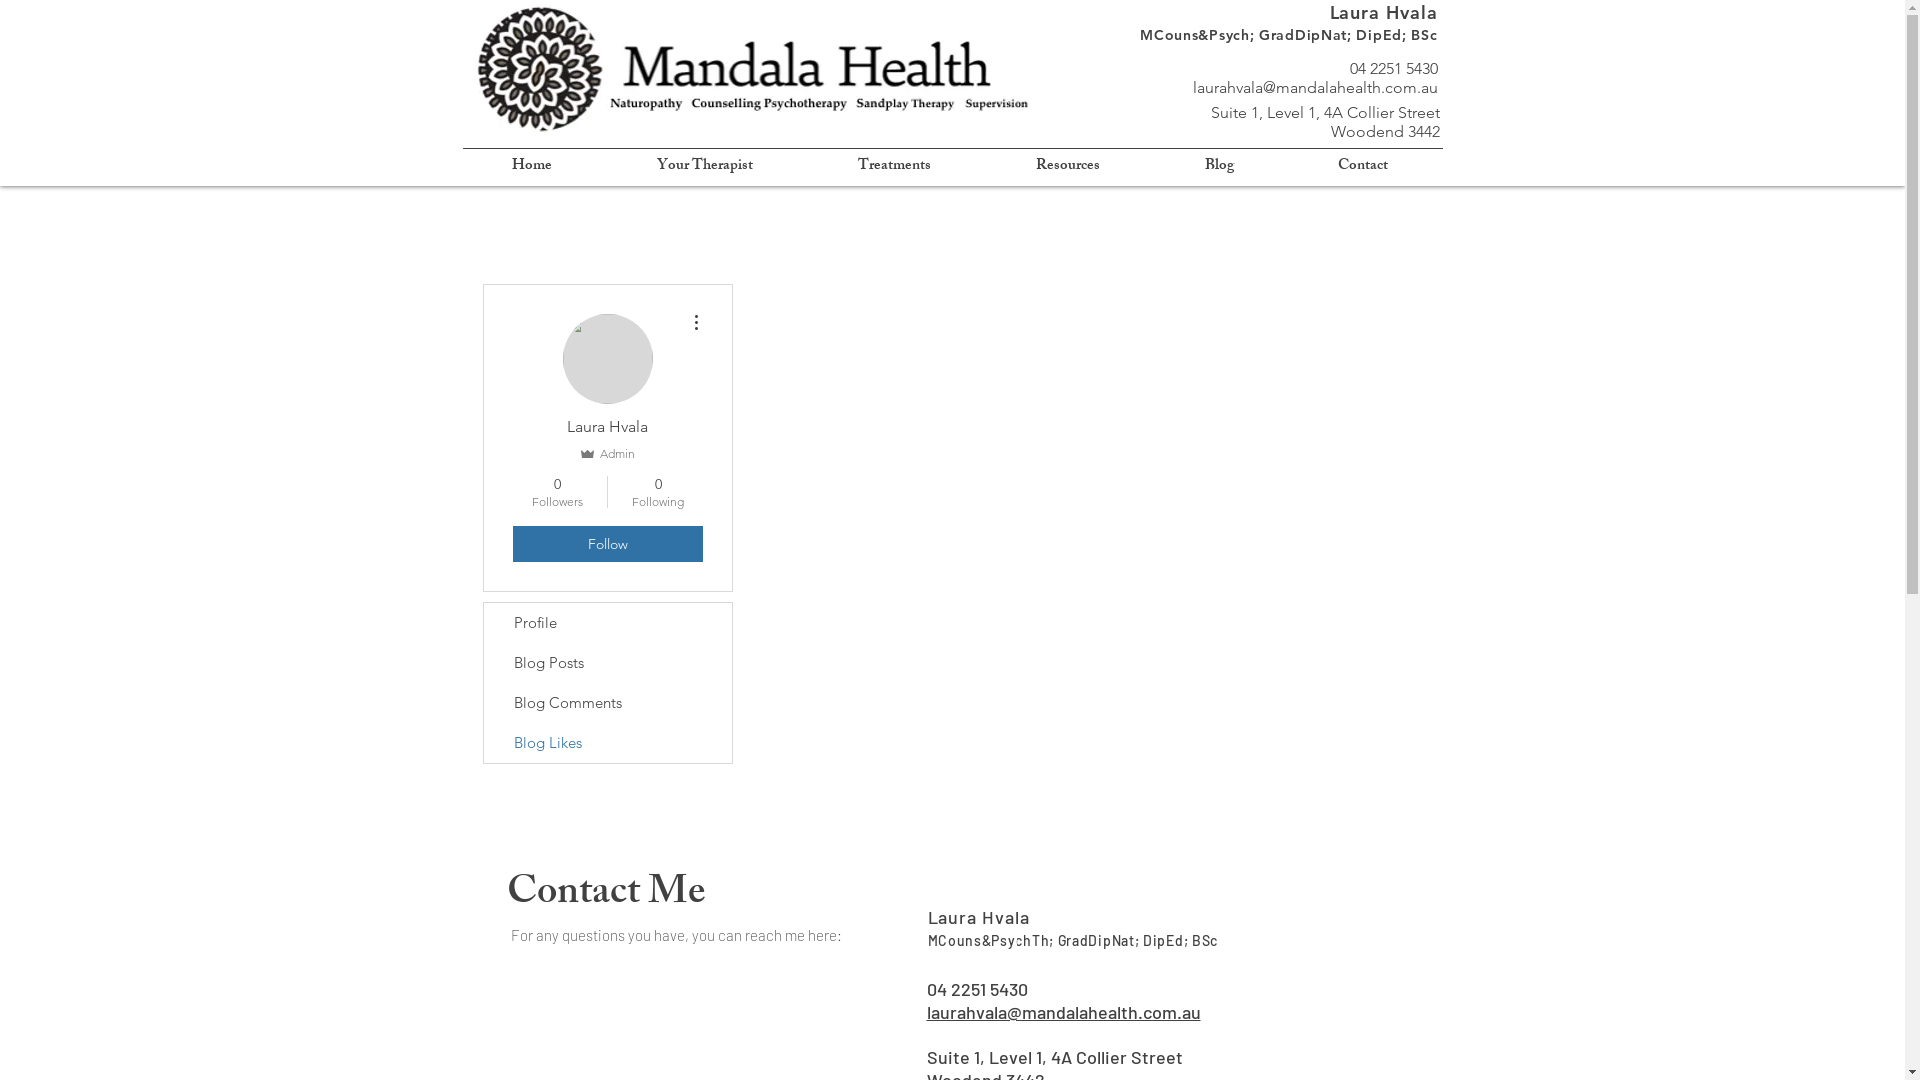 The height and width of the screenshot is (1080, 1920). What do you see at coordinates (979, 917) in the screenshot?
I see `'Laura Hvala'` at bounding box center [979, 917].